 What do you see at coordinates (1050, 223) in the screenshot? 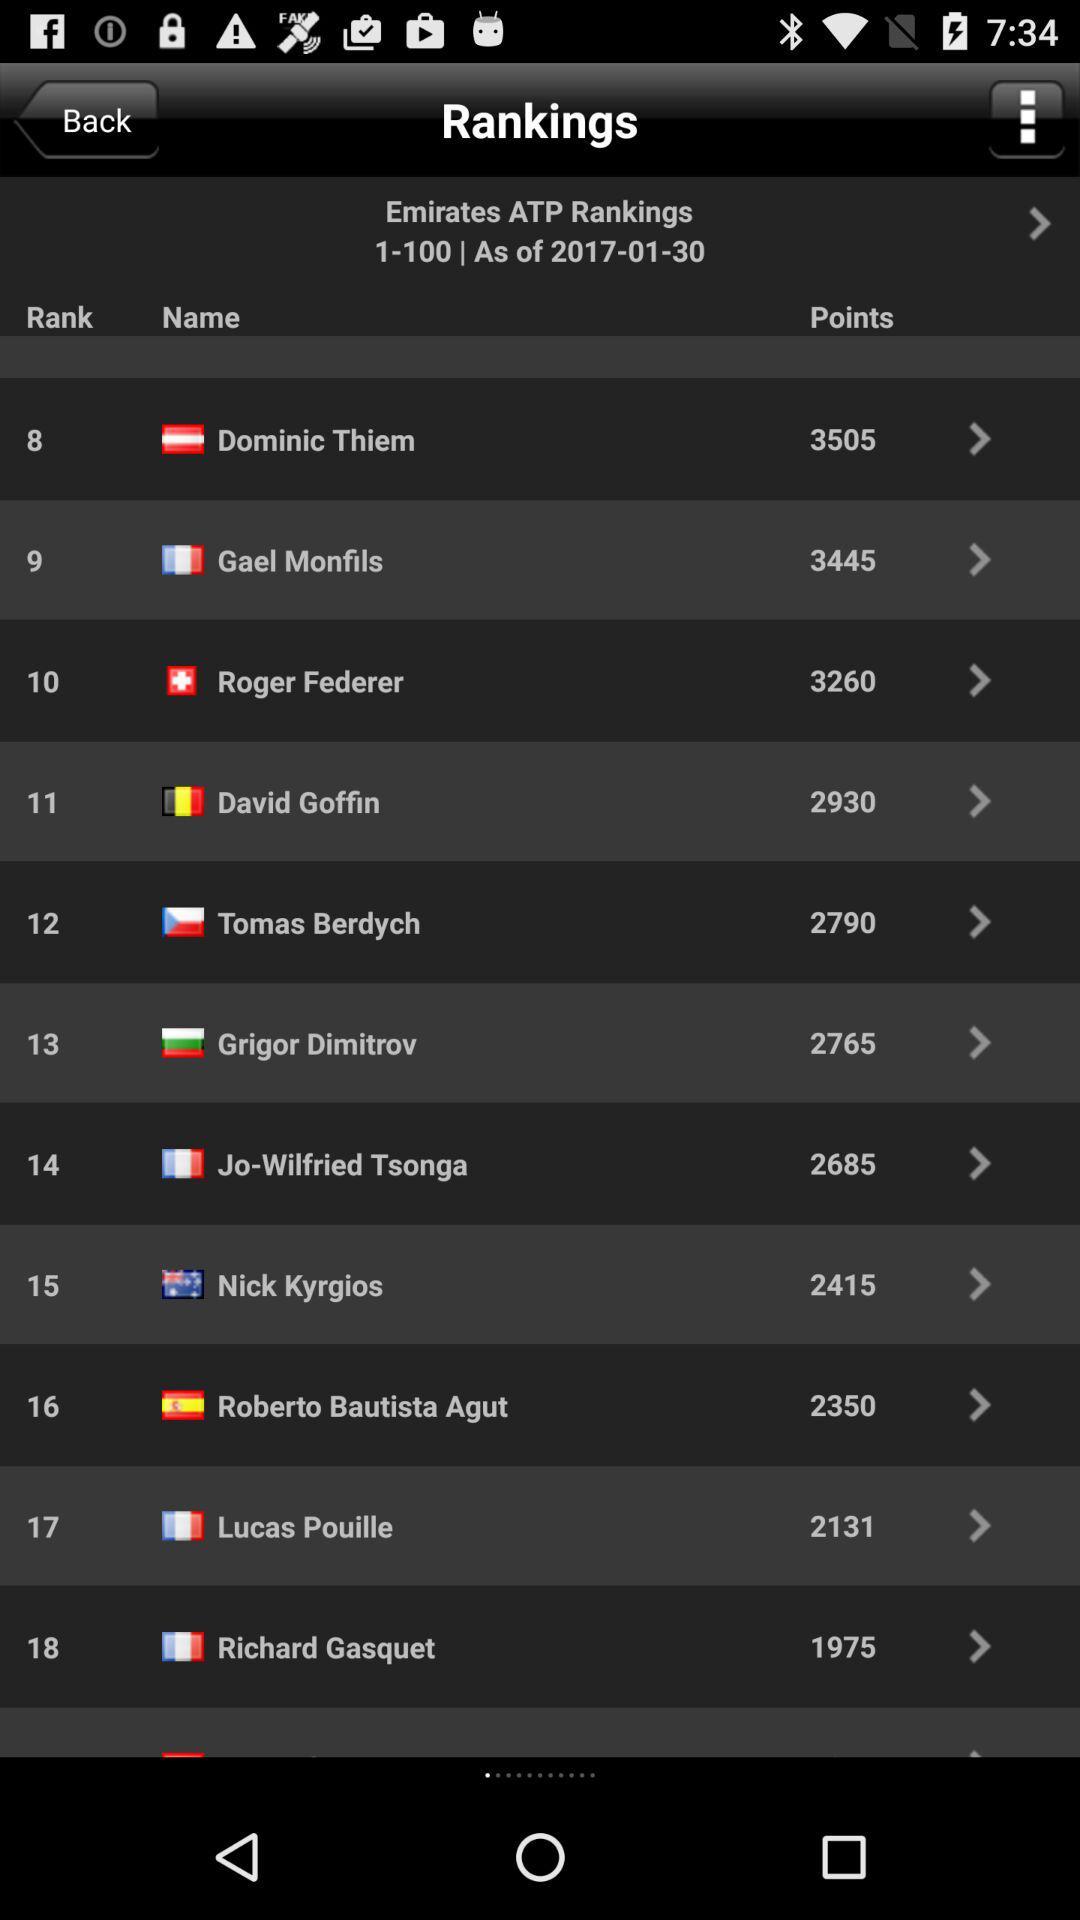
I see `an arrow that point to the right and when pressed move to the next page` at bounding box center [1050, 223].